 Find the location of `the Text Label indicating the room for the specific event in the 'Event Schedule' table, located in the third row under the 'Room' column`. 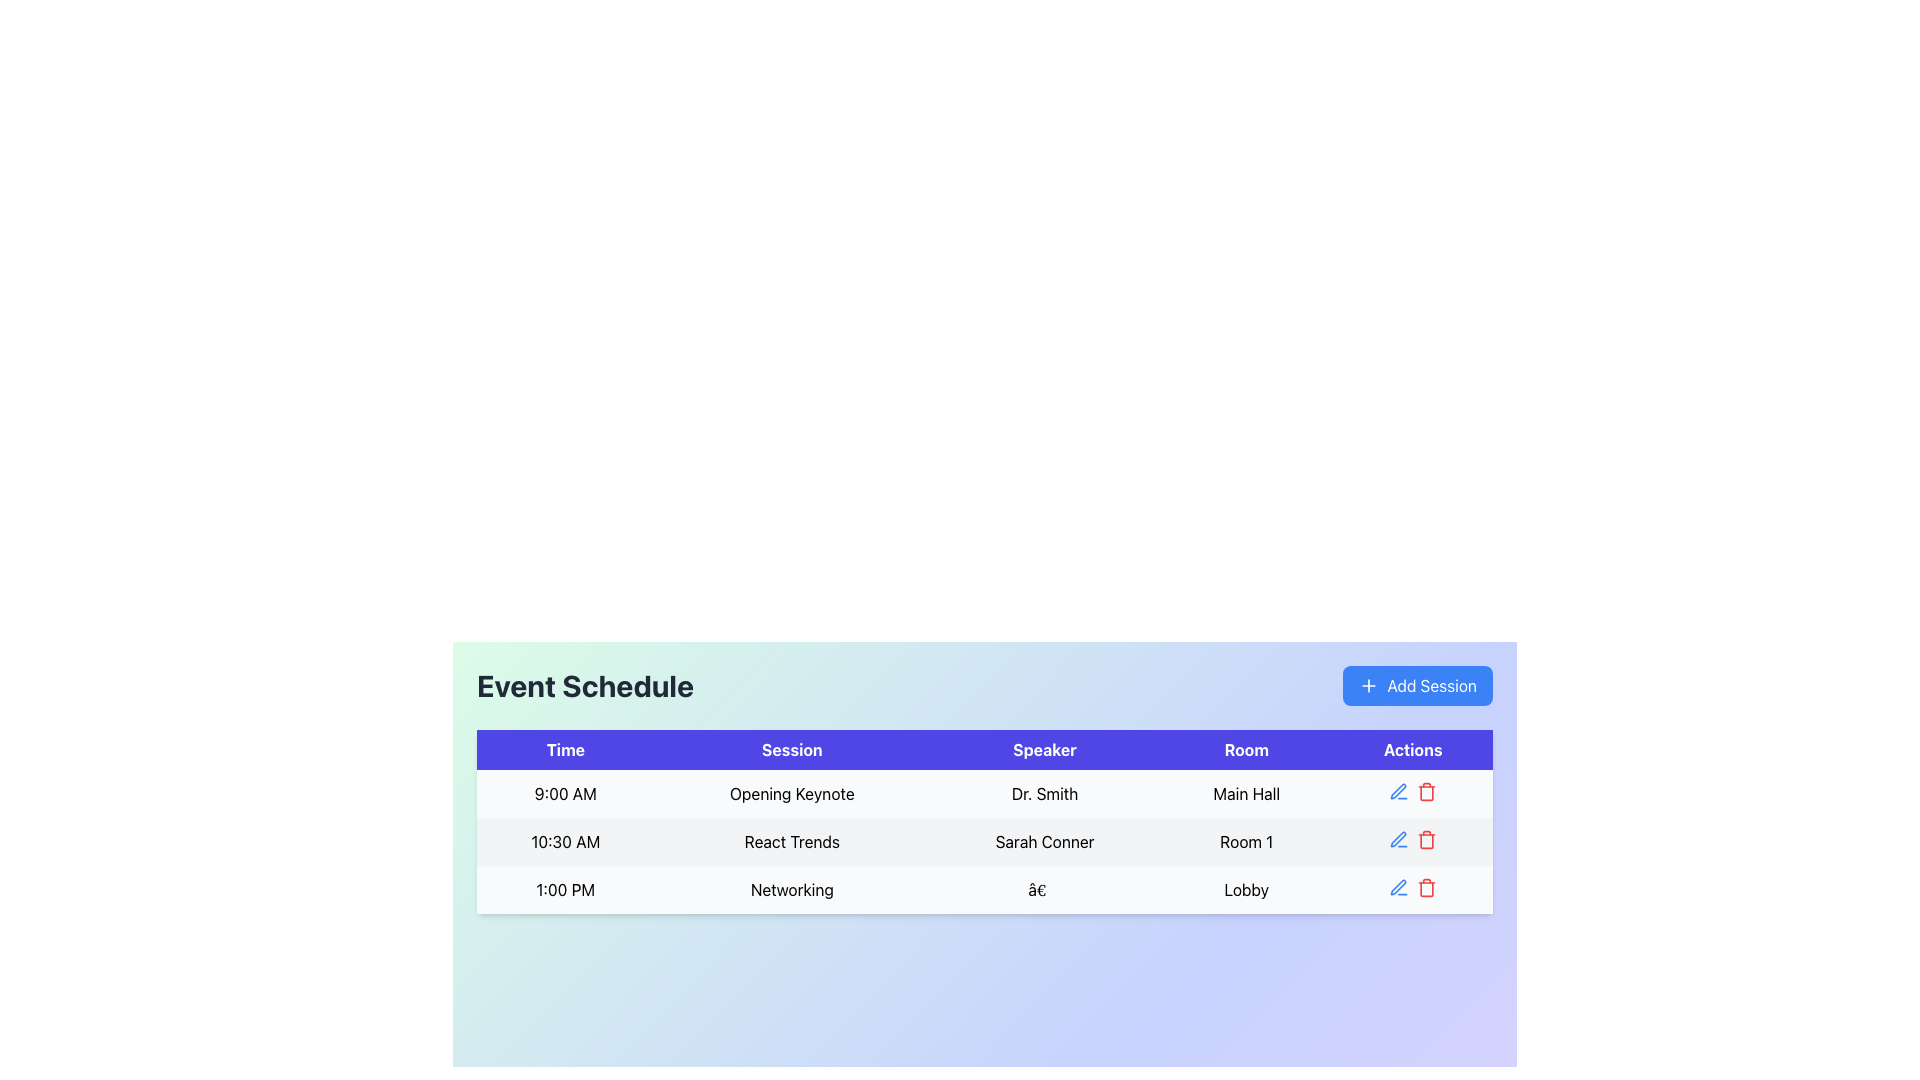

the Text Label indicating the room for the specific event in the 'Event Schedule' table, located in the third row under the 'Room' column is located at coordinates (1245, 889).